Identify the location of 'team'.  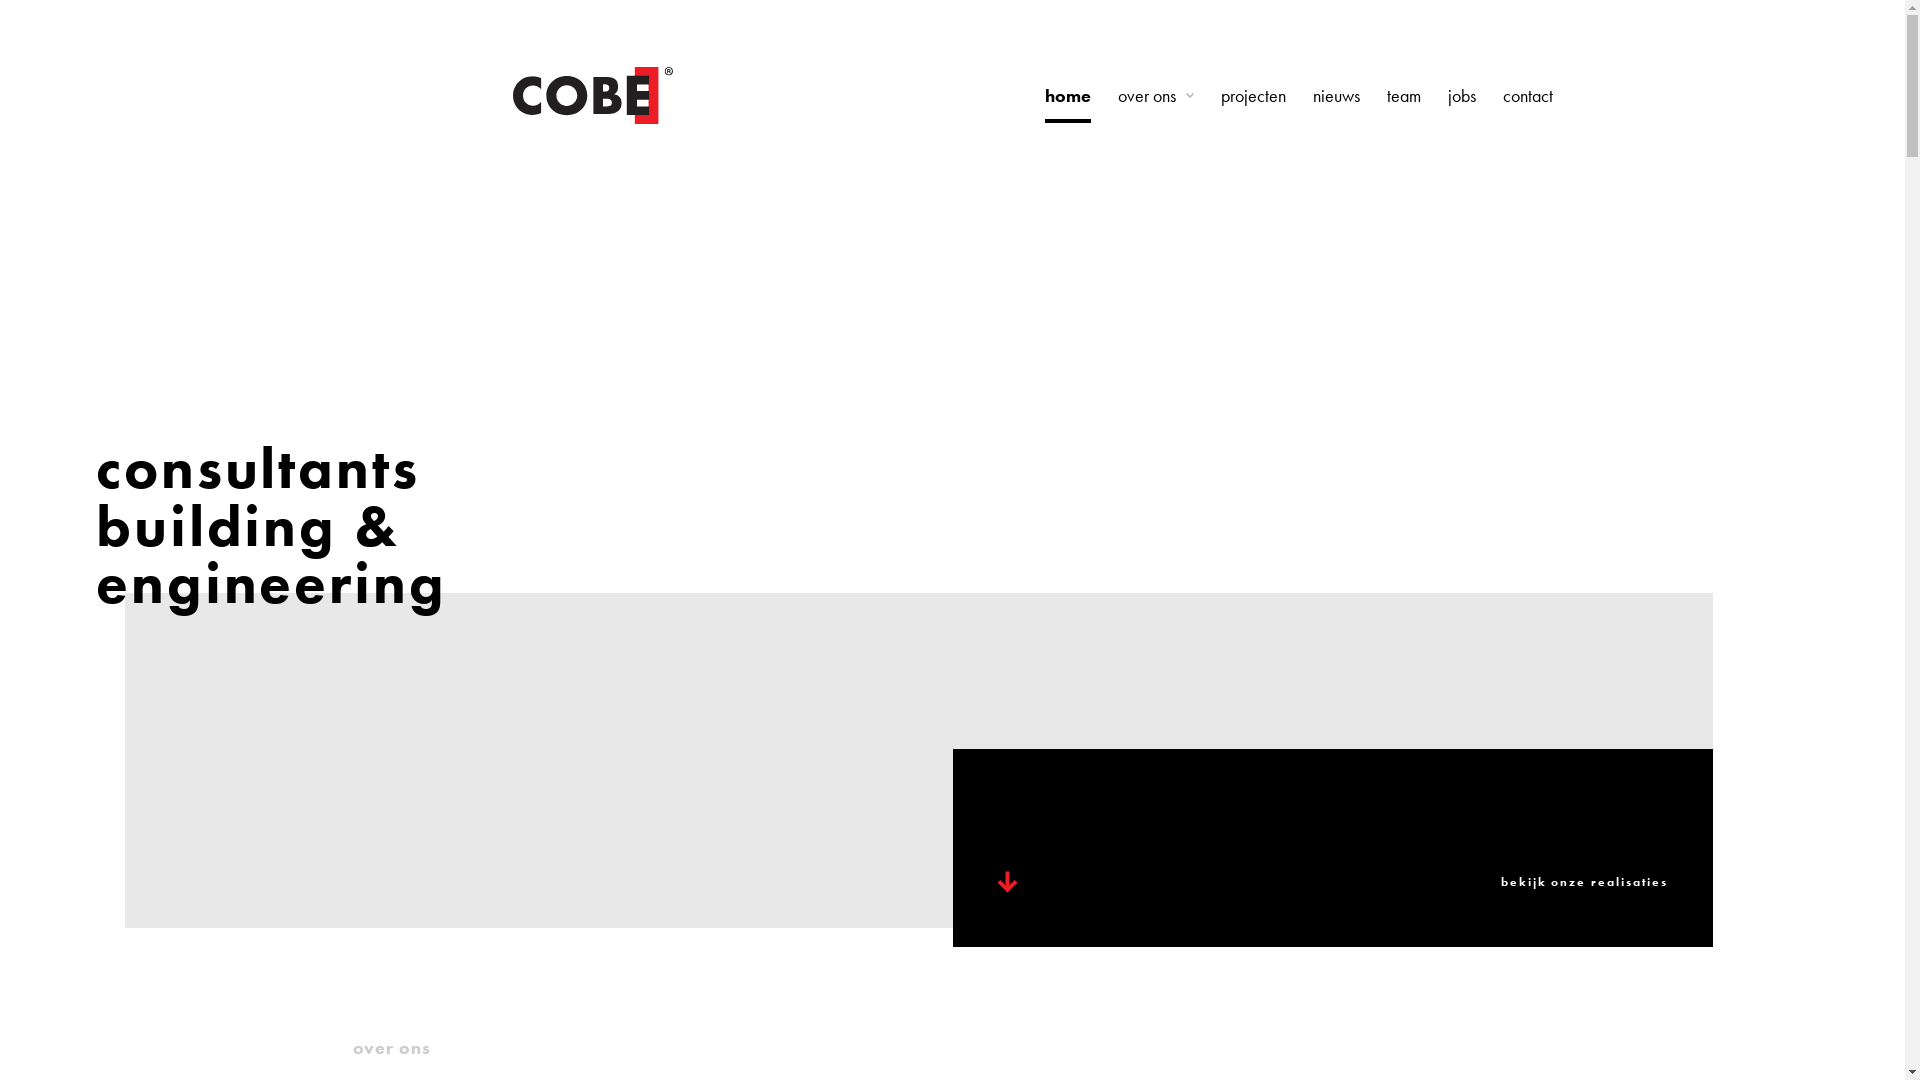
(1401, 96).